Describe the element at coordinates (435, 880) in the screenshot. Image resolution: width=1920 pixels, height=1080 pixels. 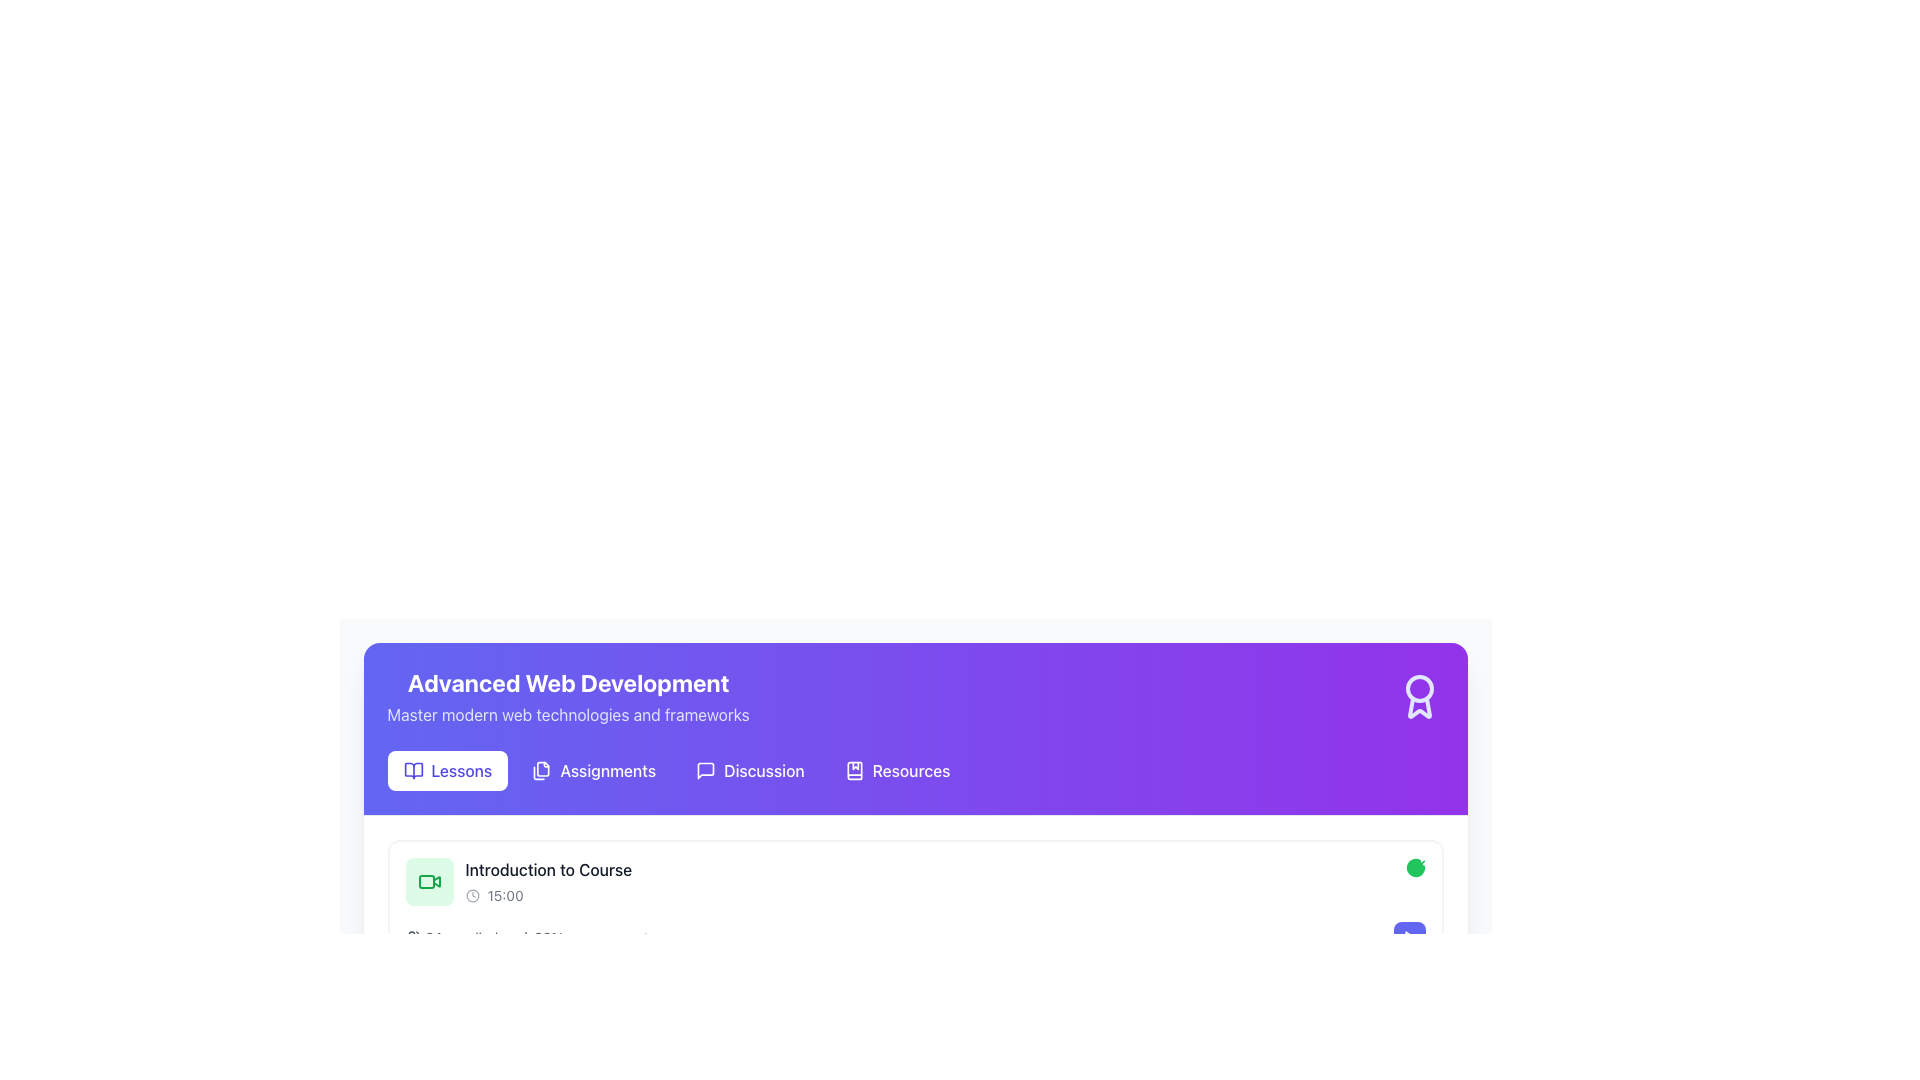
I see `the video icon that resembles a video camera with a triangular play button in the middle, located in the 'Introduction to Course' section` at that location.